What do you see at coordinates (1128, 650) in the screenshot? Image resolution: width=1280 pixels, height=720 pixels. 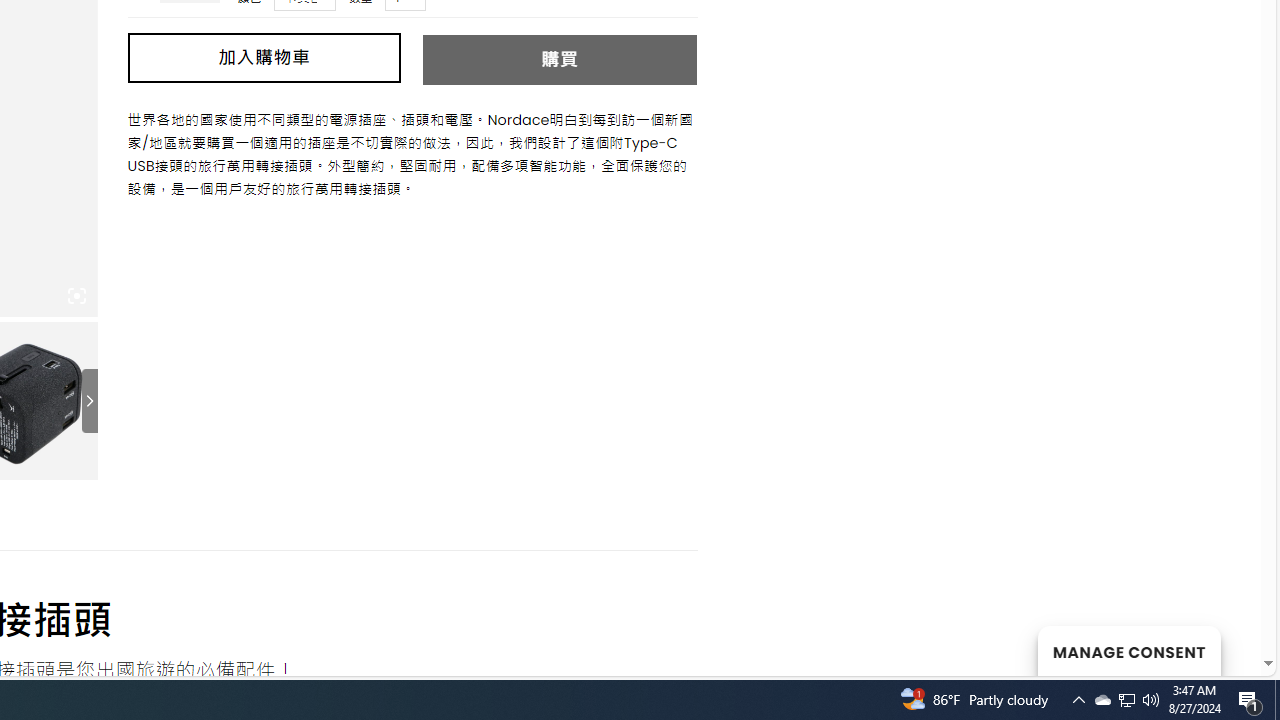 I see `'MANAGE CONSENT'` at bounding box center [1128, 650].